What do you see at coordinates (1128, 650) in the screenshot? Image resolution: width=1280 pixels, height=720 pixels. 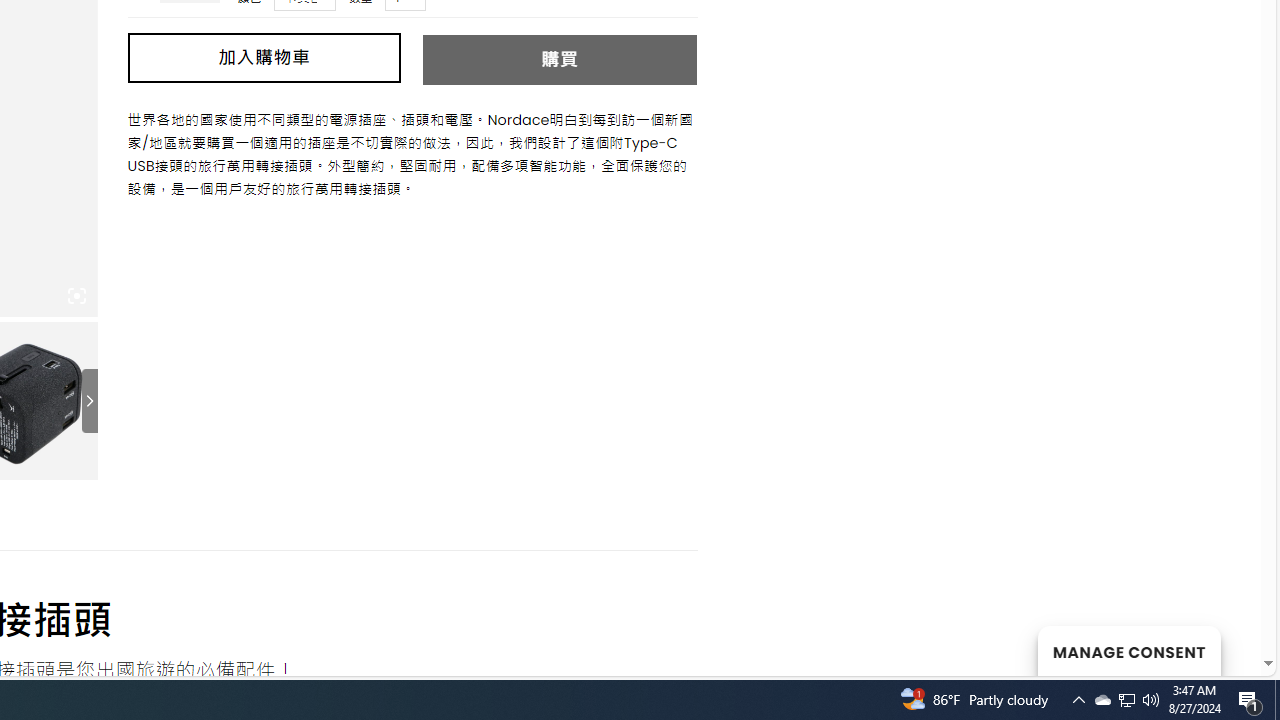 I see `'MANAGE CONSENT'` at bounding box center [1128, 650].